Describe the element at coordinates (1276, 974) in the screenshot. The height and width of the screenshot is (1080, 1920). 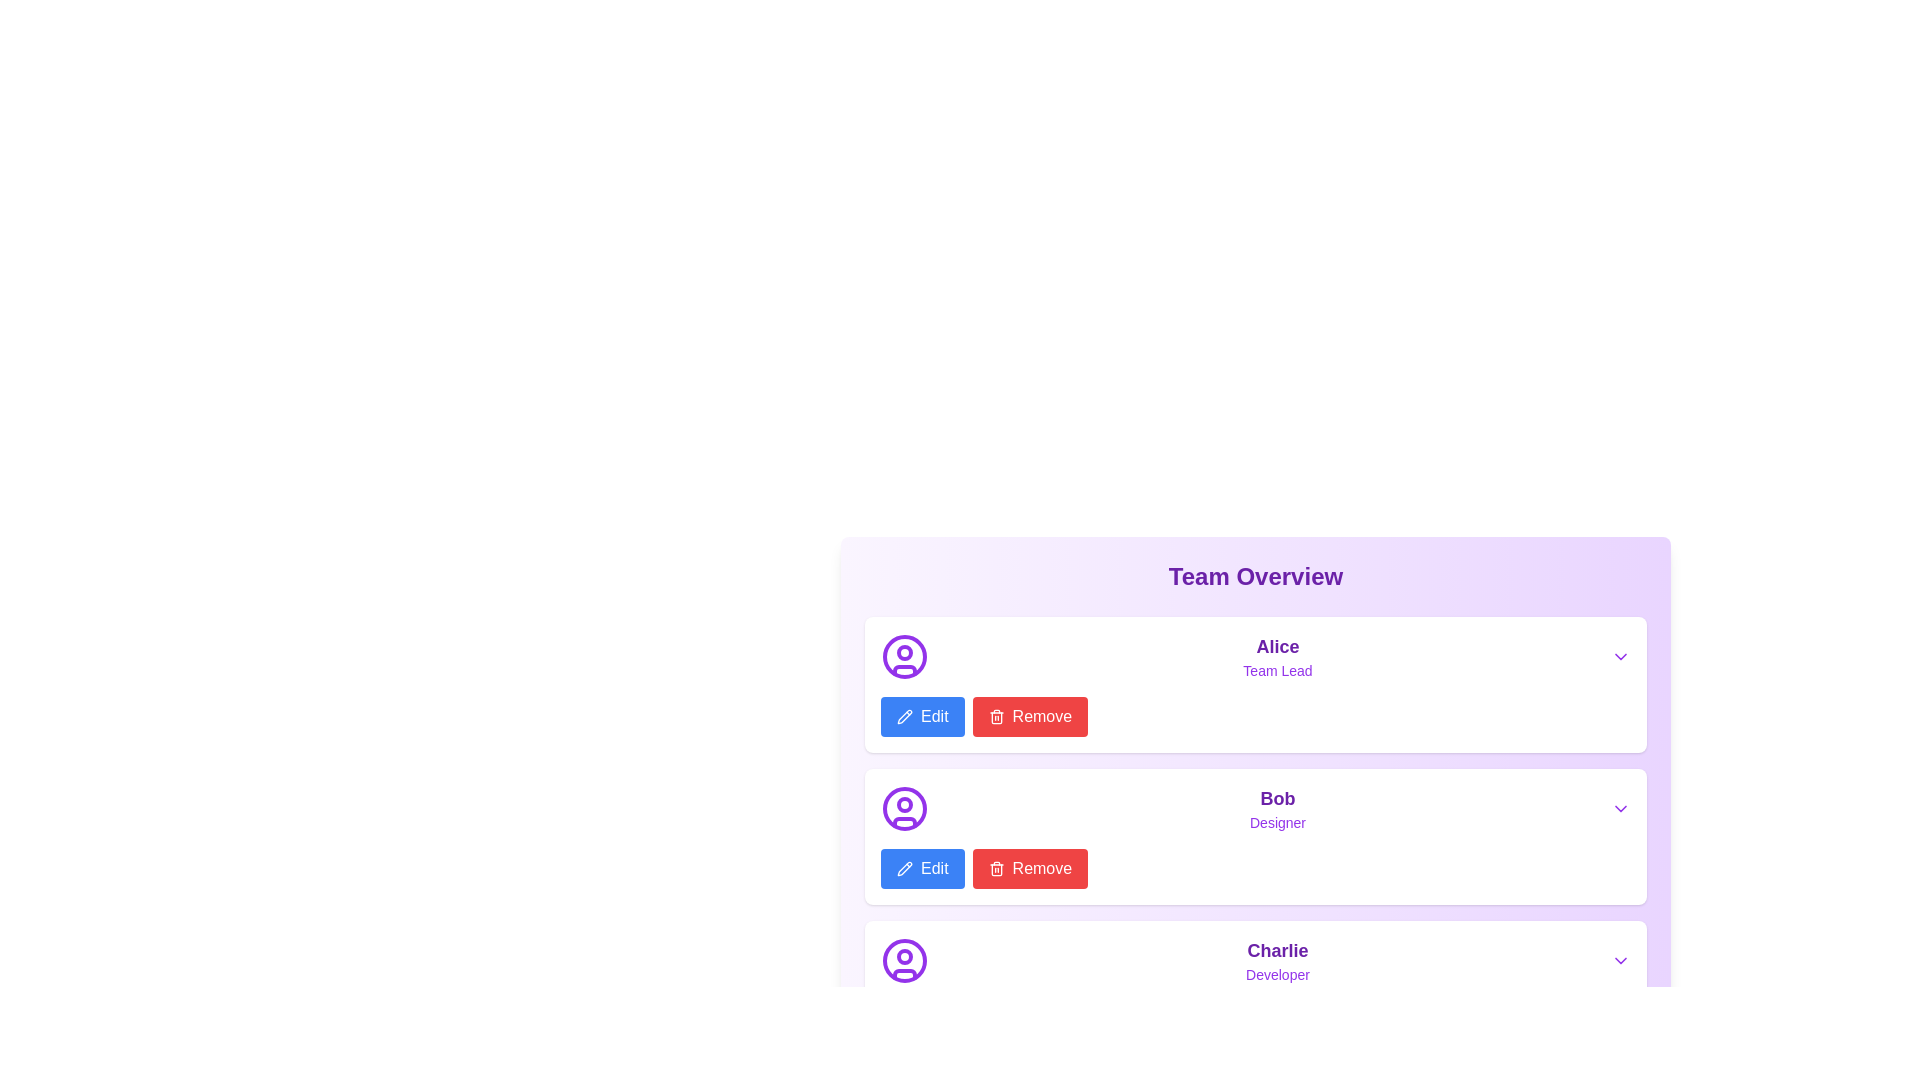
I see `the text label indicating the role 'Developer' associated with team member 'Charlie' in the Team Overview section` at that location.